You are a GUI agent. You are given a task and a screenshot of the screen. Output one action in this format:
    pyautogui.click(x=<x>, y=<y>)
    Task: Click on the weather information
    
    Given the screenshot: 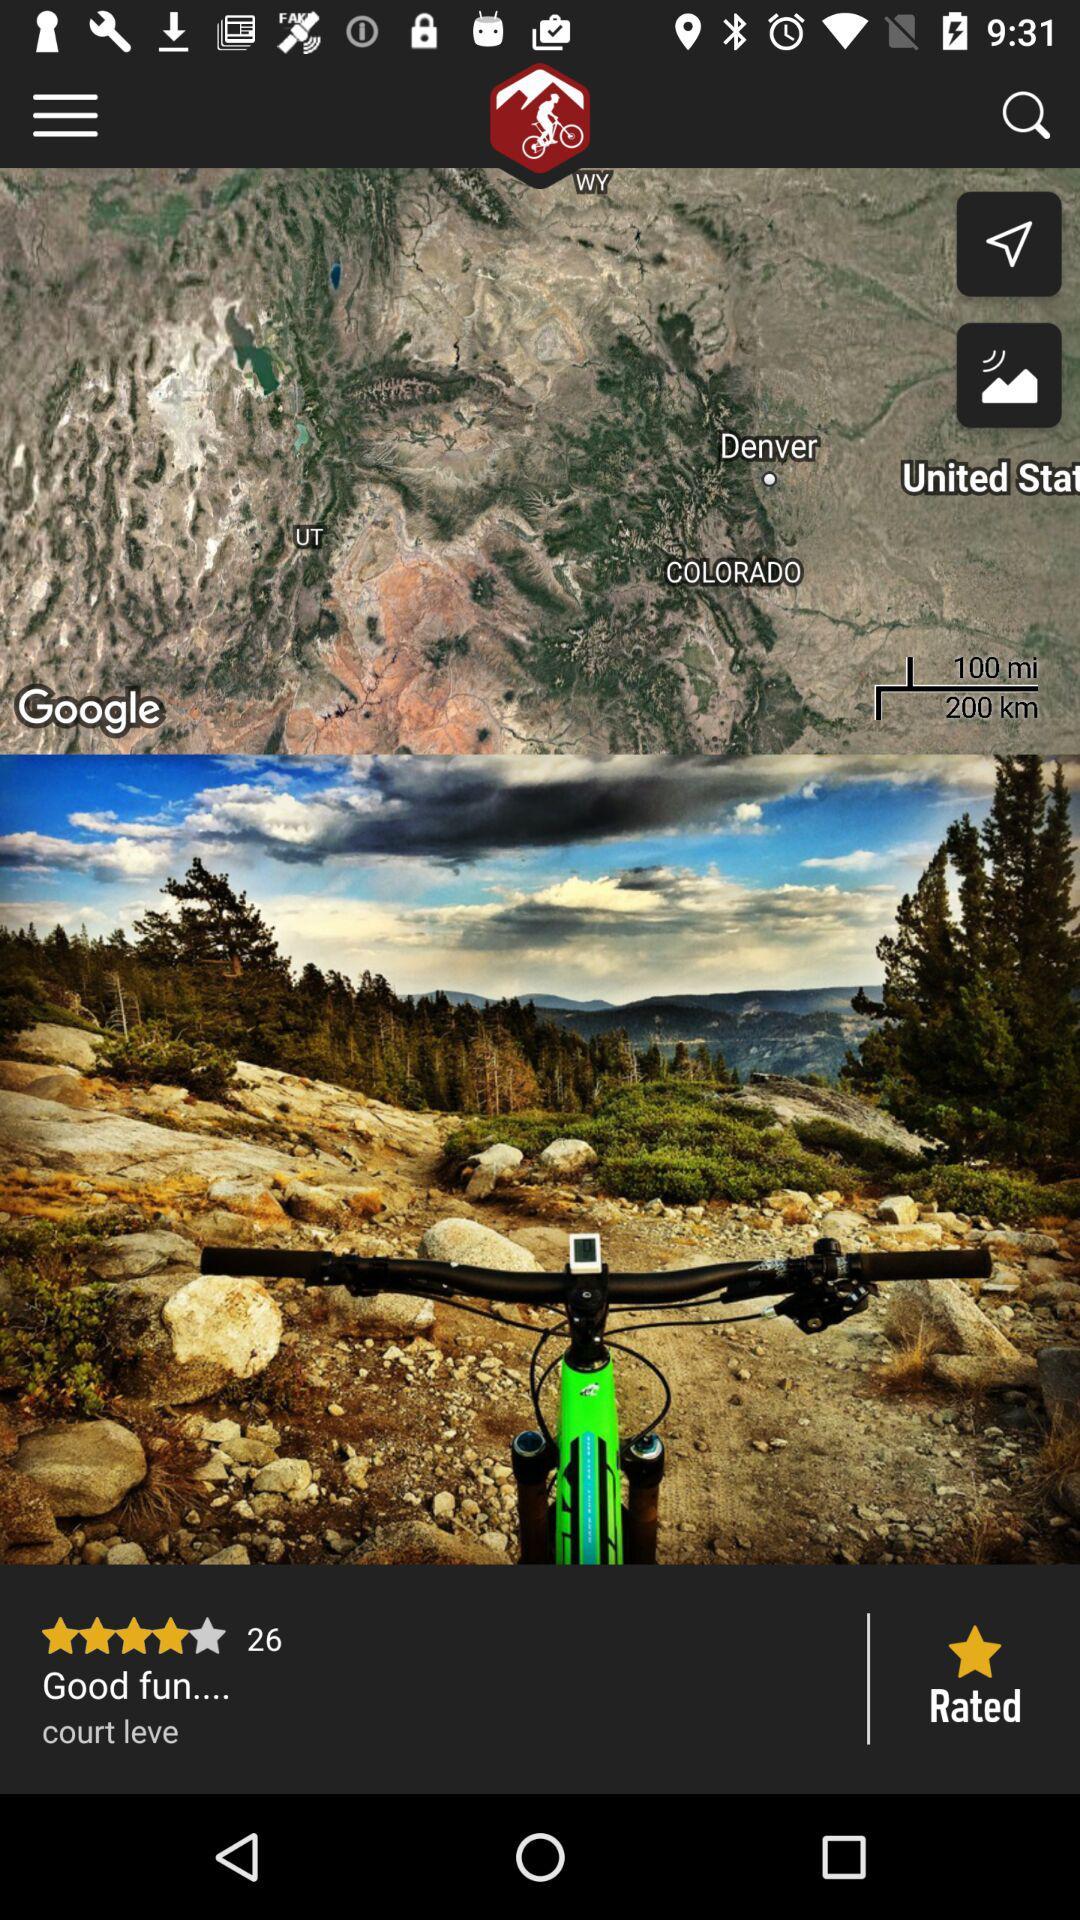 What is the action you would take?
    pyautogui.click(x=1009, y=380)
    